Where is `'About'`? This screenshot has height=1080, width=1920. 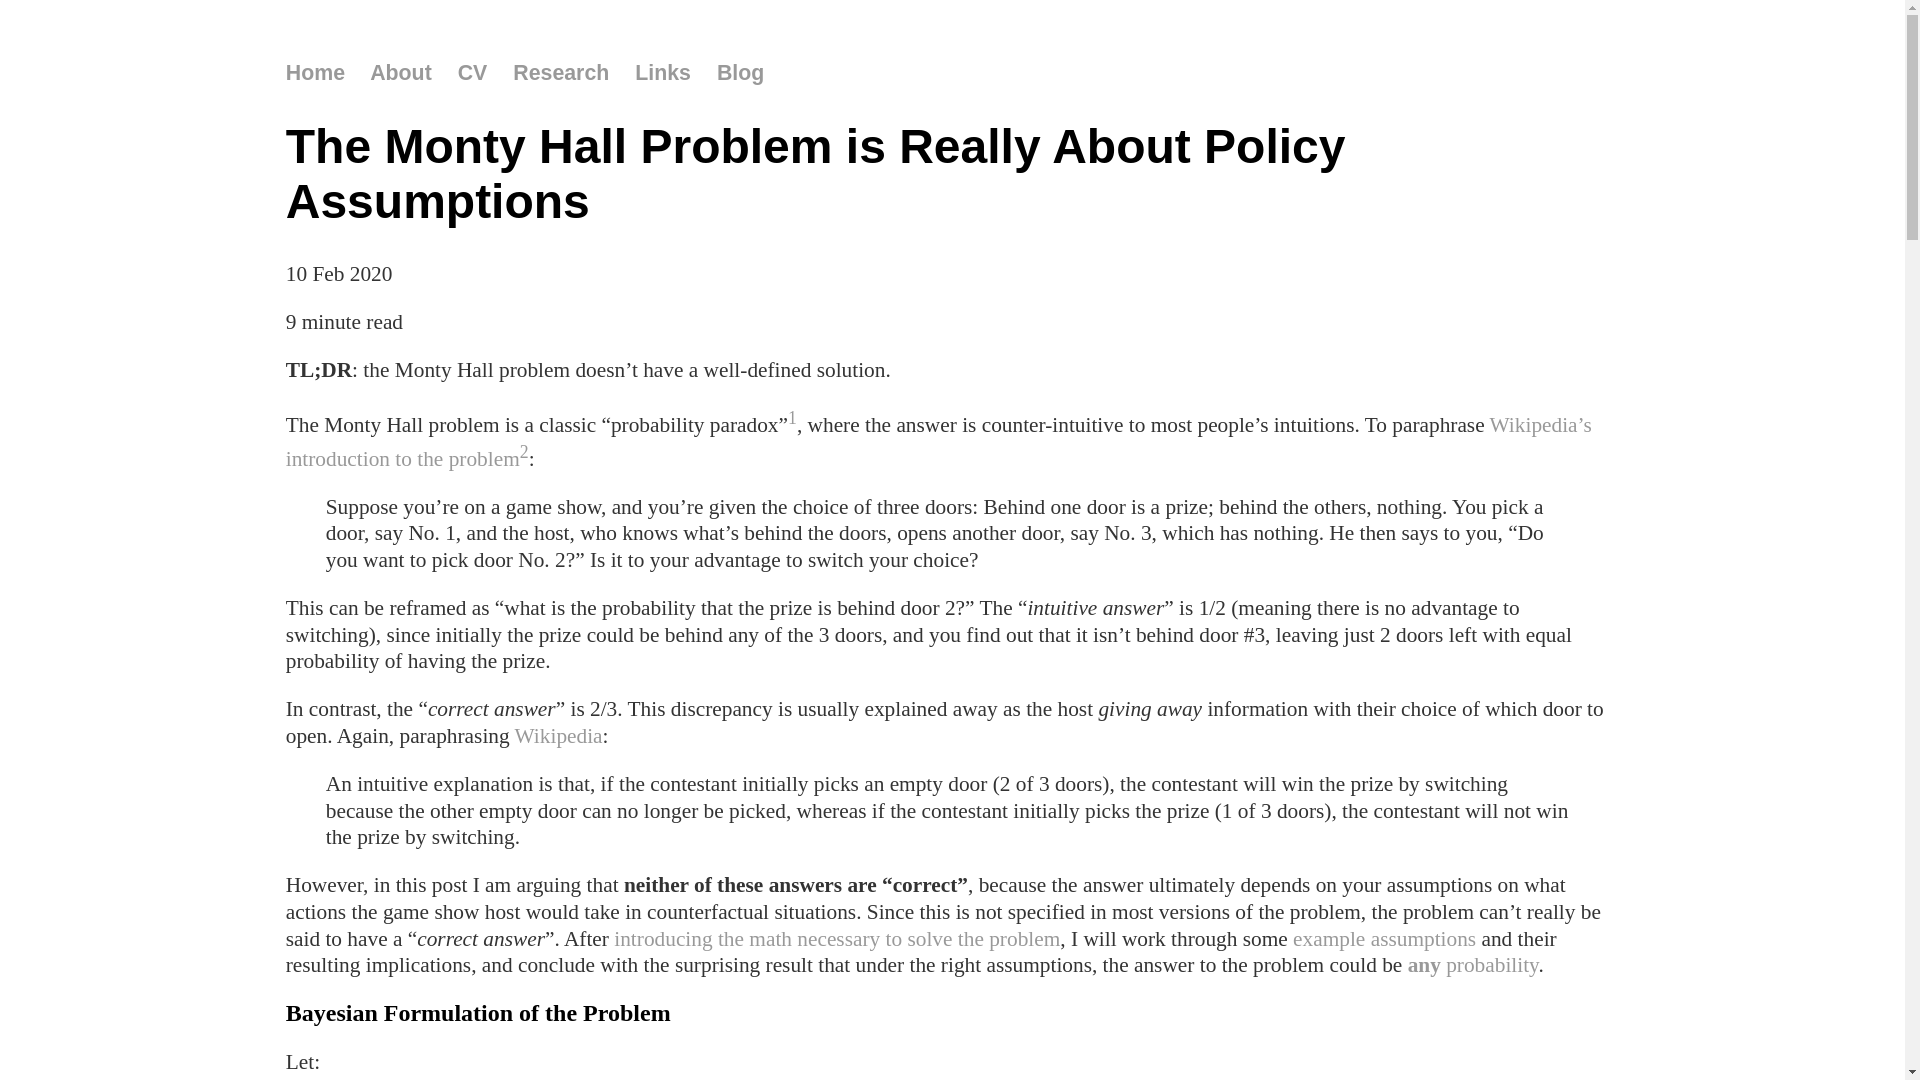
'About' is located at coordinates (400, 72).